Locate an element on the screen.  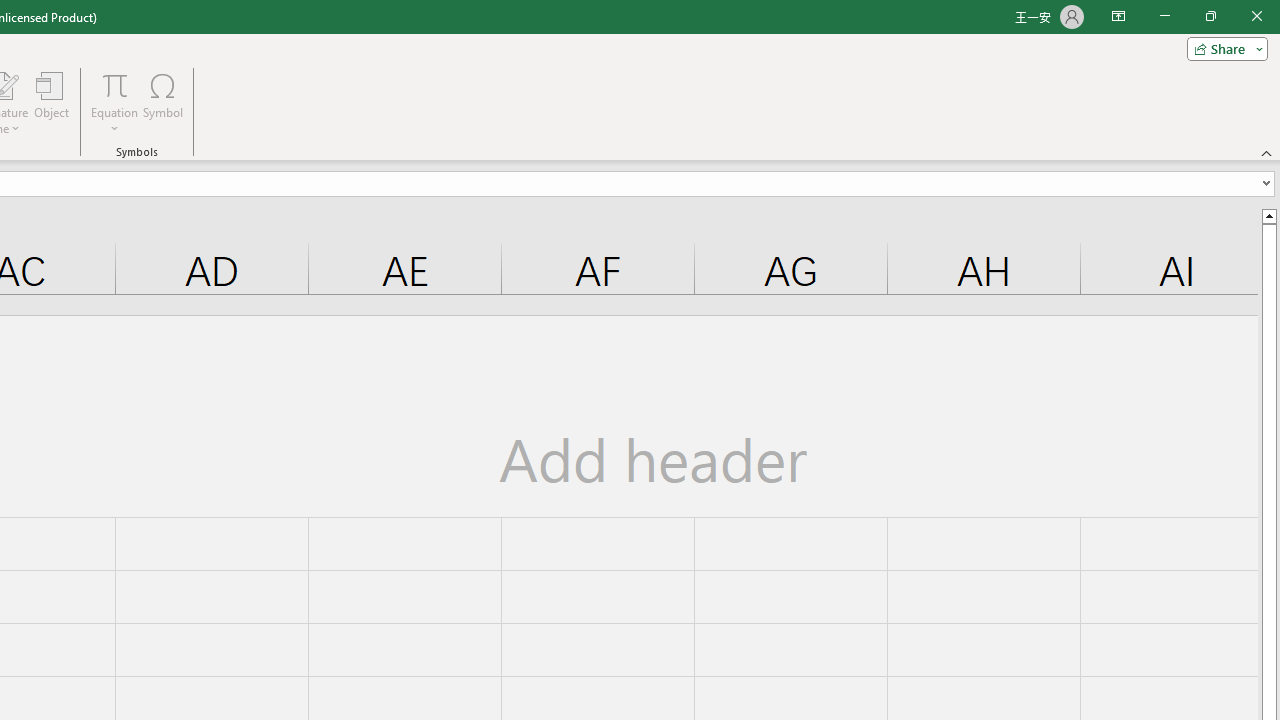
'Equation' is located at coordinates (114, 103).